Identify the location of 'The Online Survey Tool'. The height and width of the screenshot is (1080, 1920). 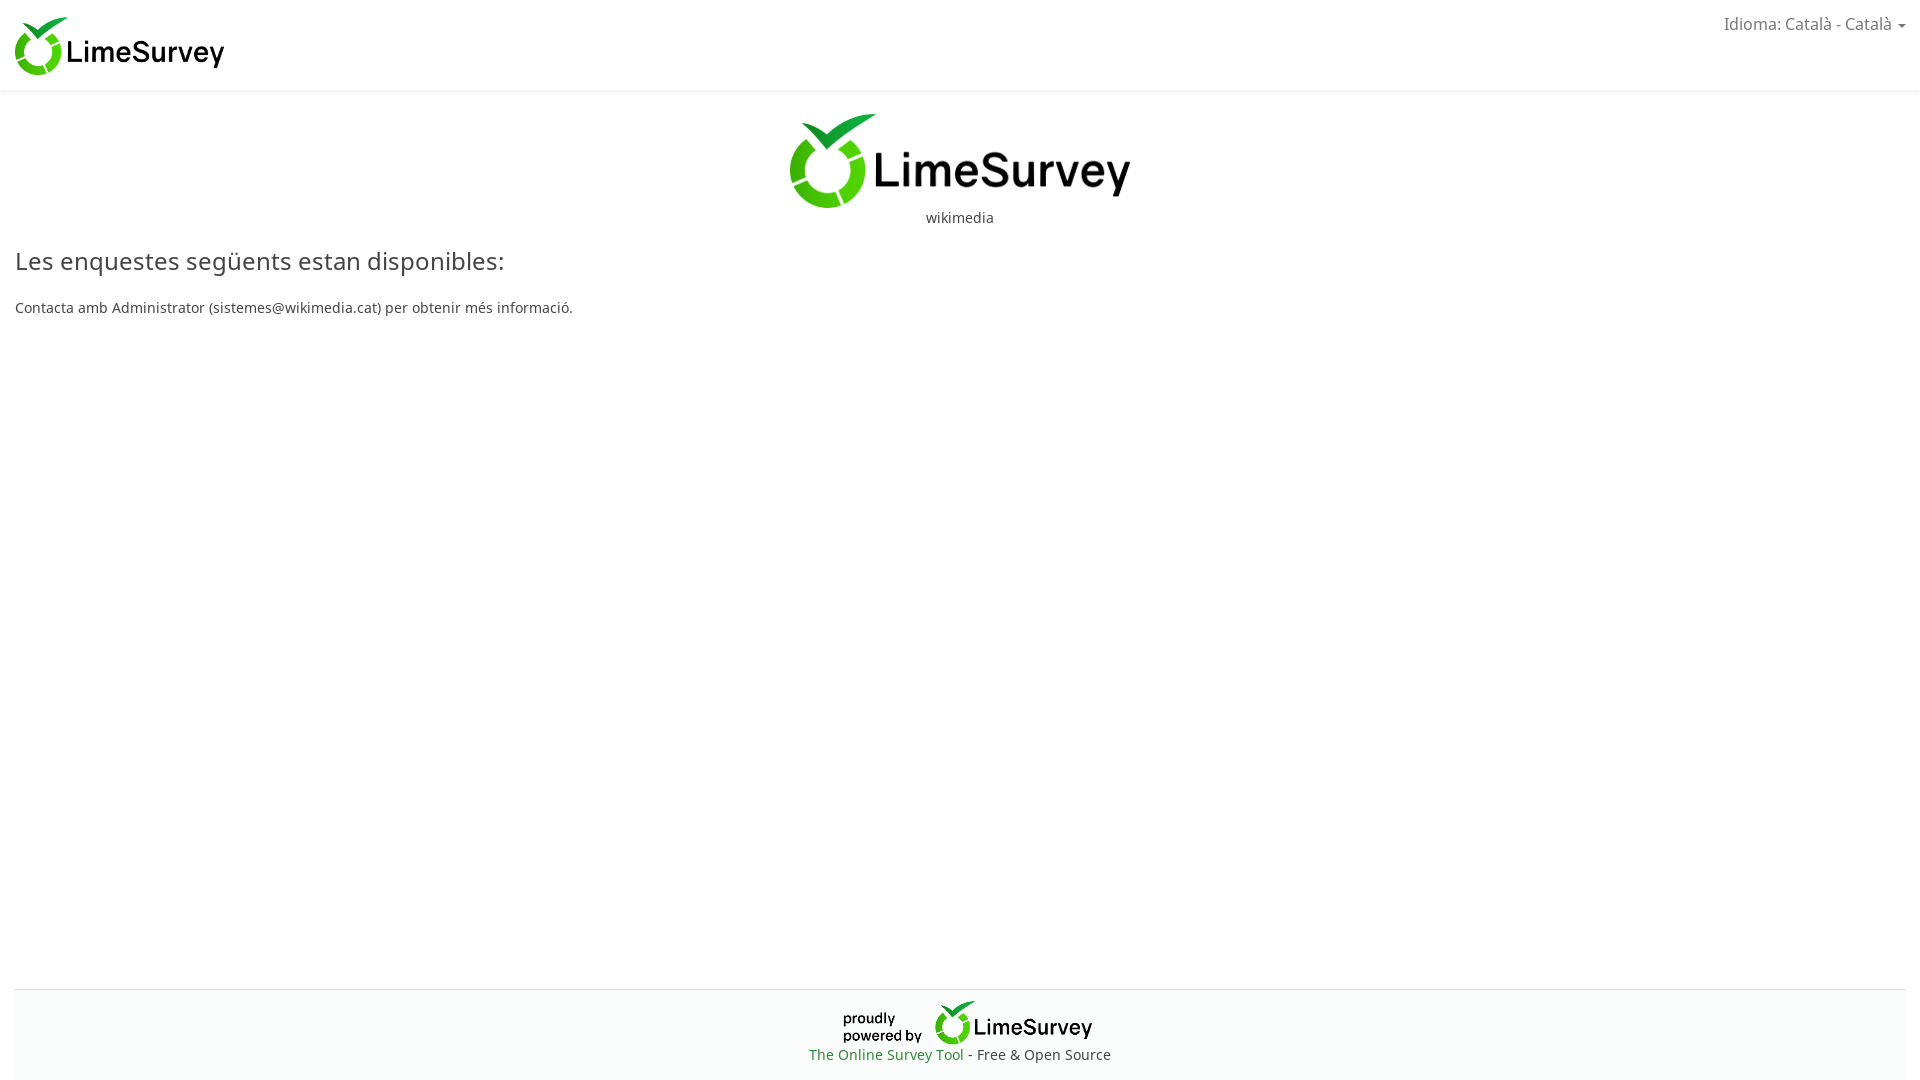
(887, 1053).